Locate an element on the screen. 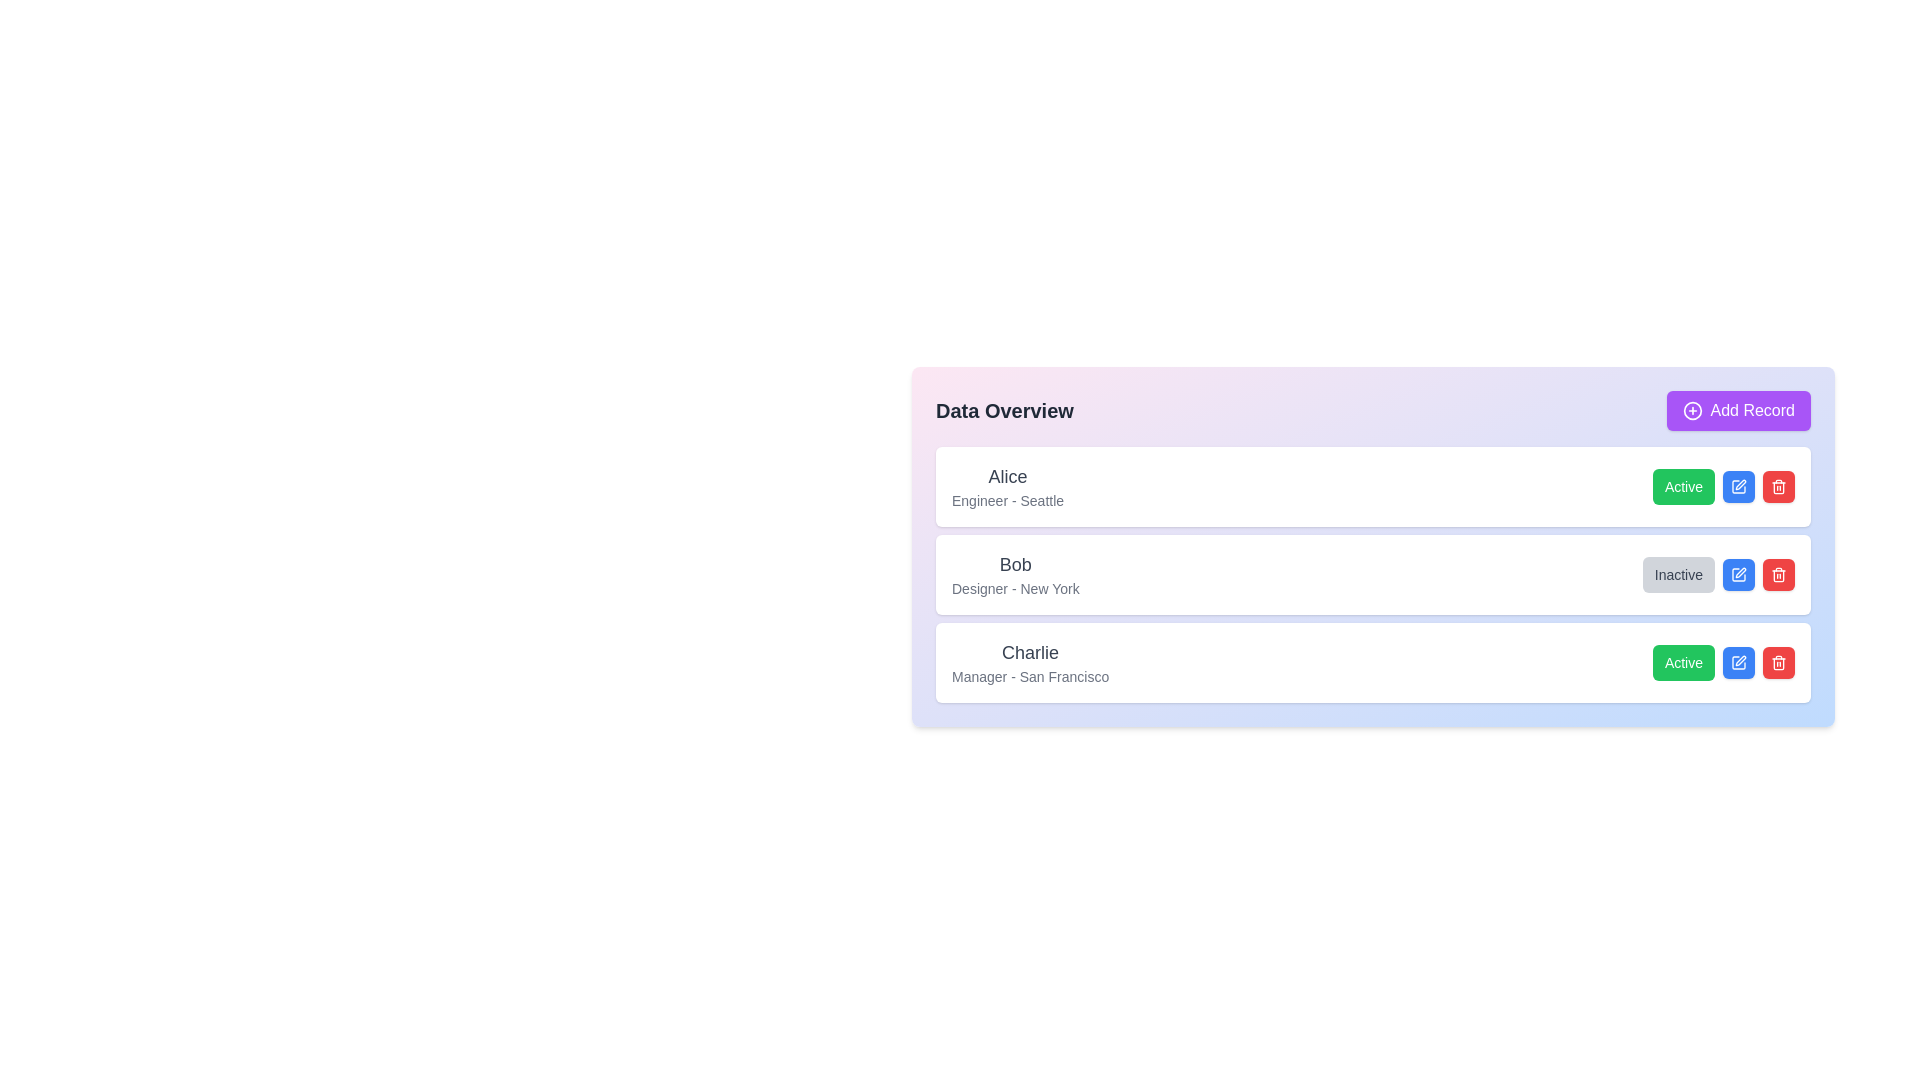 This screenshot has width=1920, height=1080. the text label displaying the job title and location of the individual referenced above it, which is located in the second row under the heading 'Data Overview', directly beneath 'Bob' is located at coordinates (1015, 588).